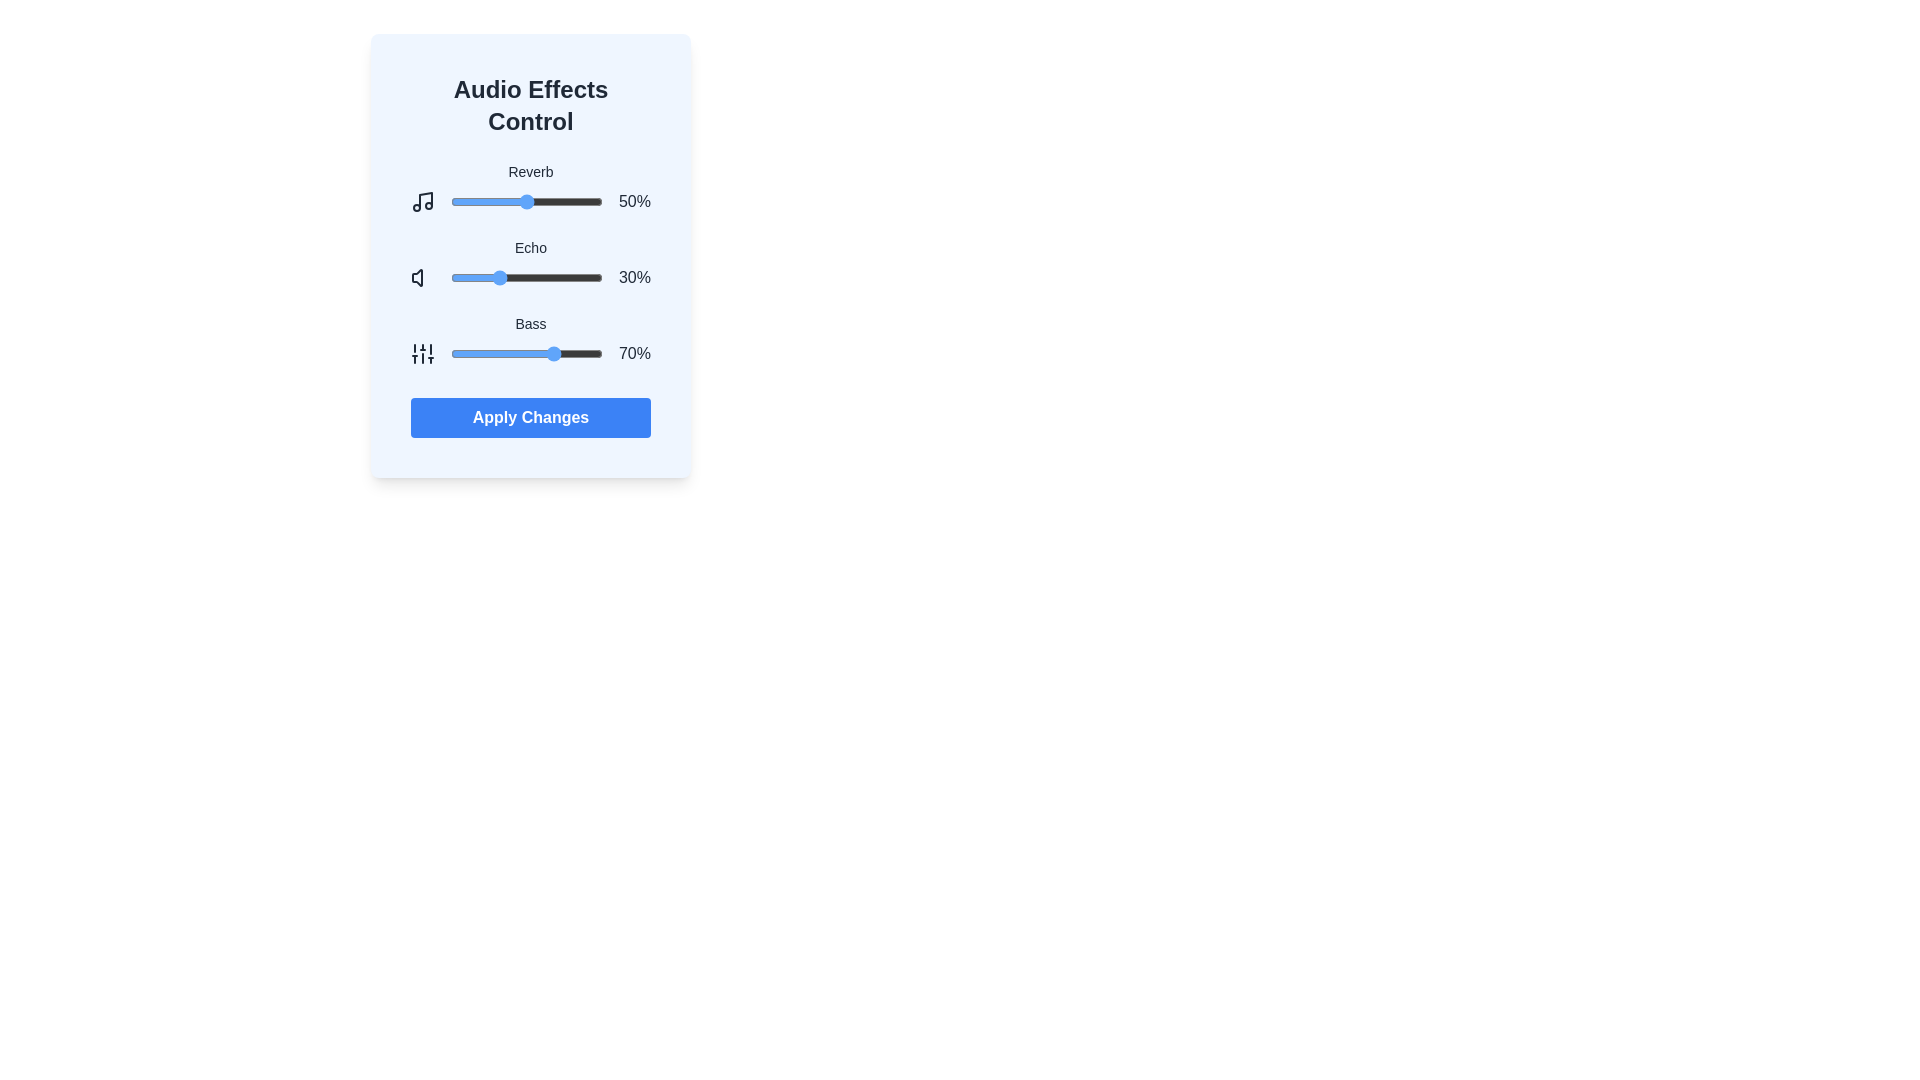 The width and height of the screenshot is (1920, 1080). Describe the element at coordinates (570, 353) in the screenshot. I see `bass` at that location.